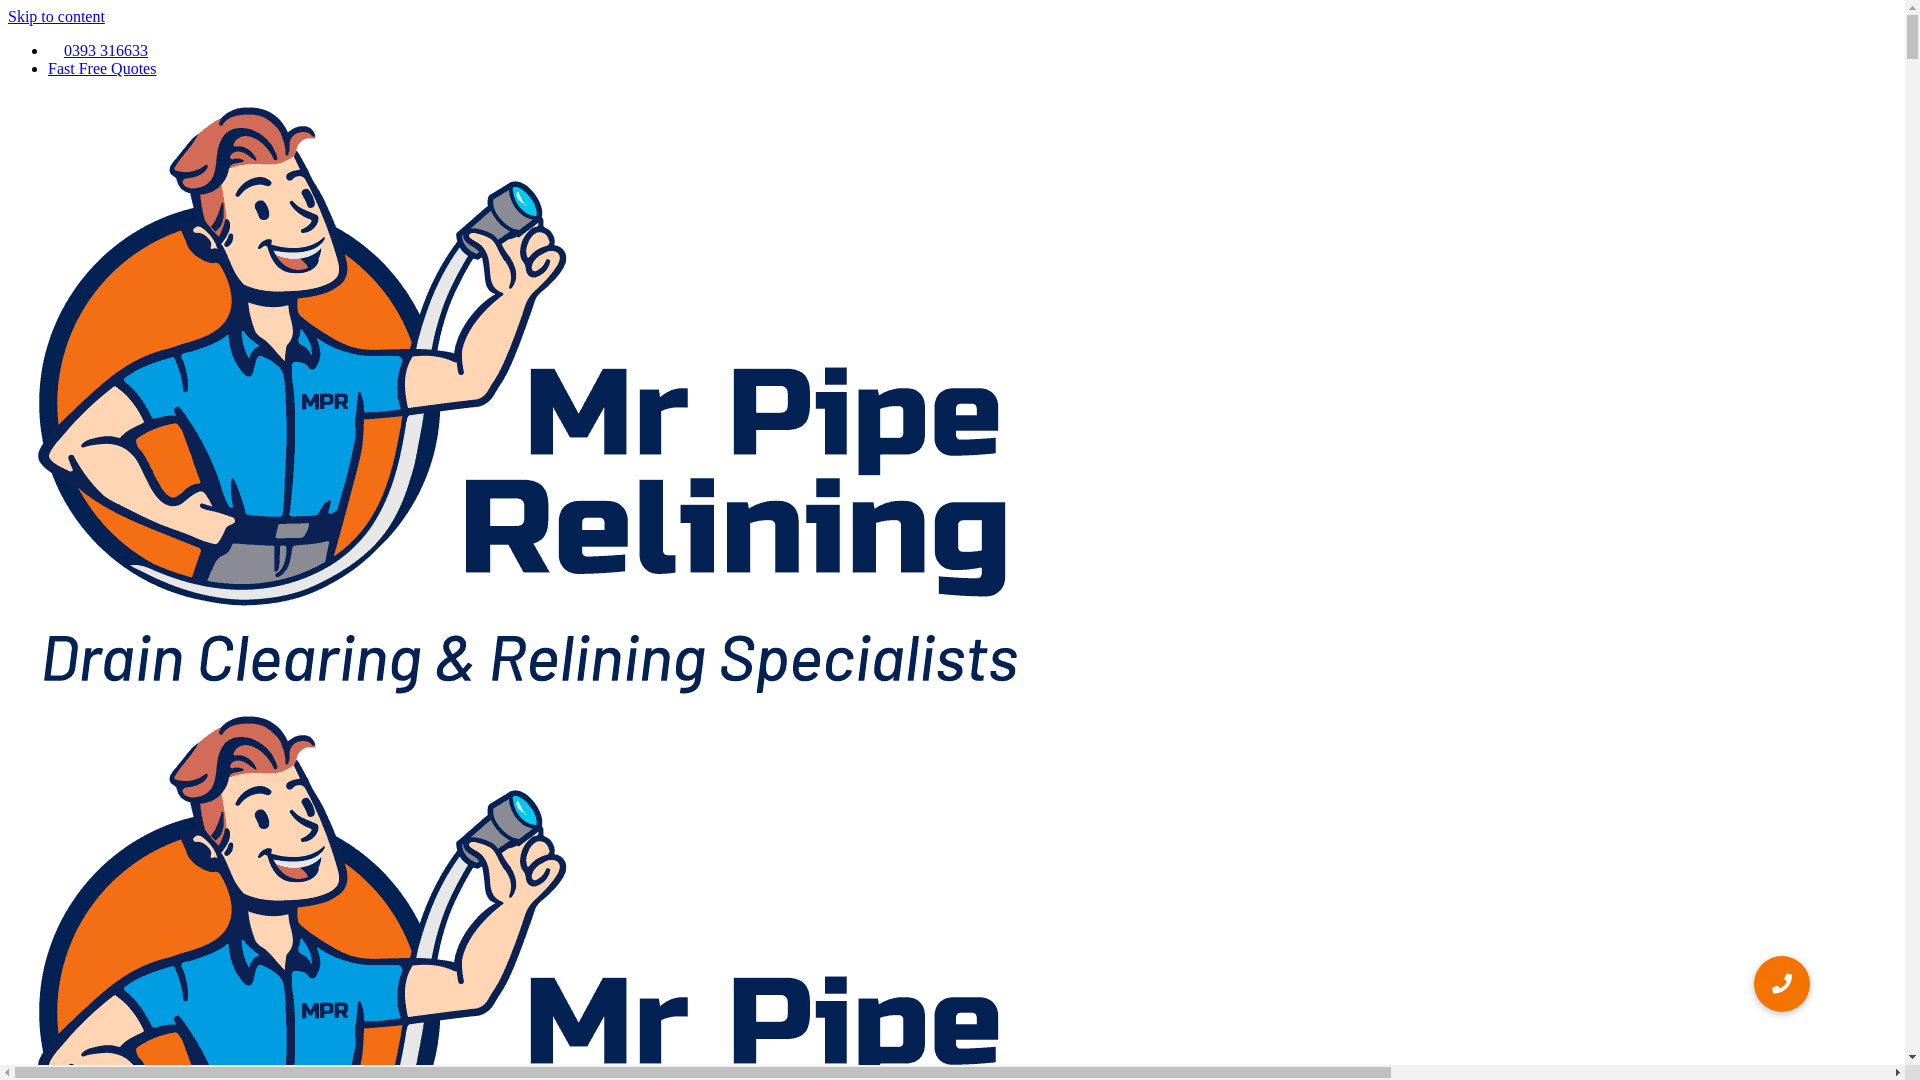 The image size is (1920, 1080). I want to click on 'Fast Free Quotes', so click(100, 67).